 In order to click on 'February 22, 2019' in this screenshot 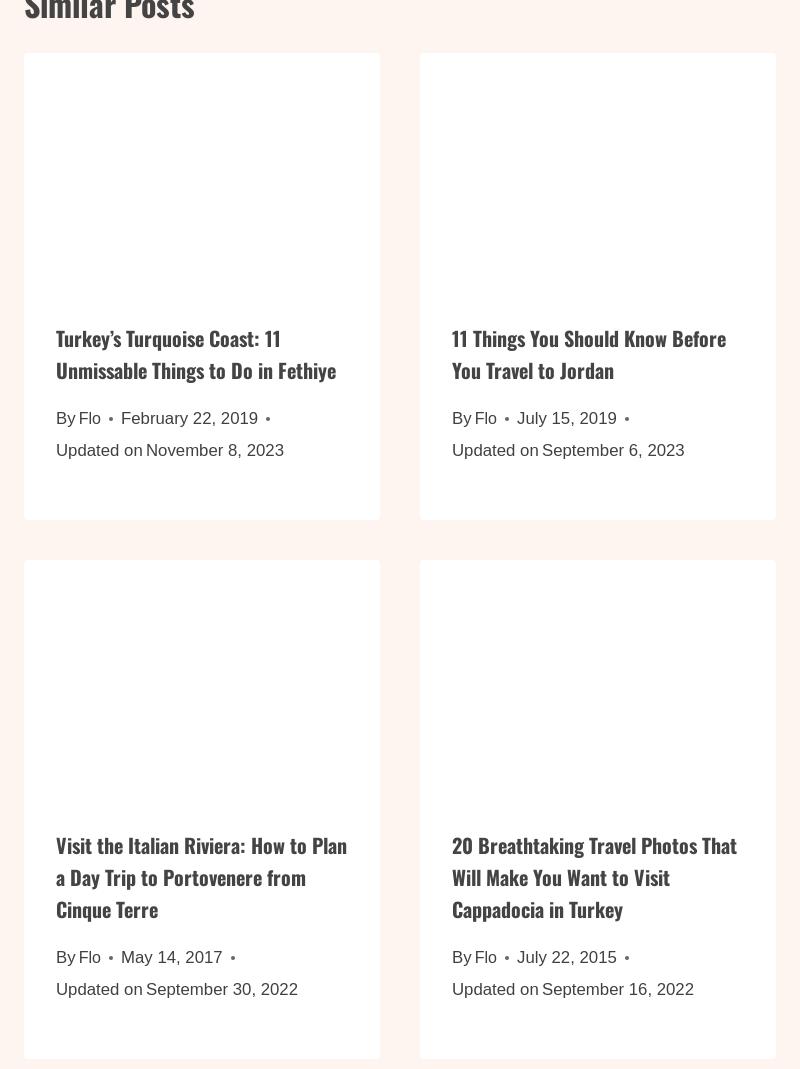, I will do `click(189, 429)`.